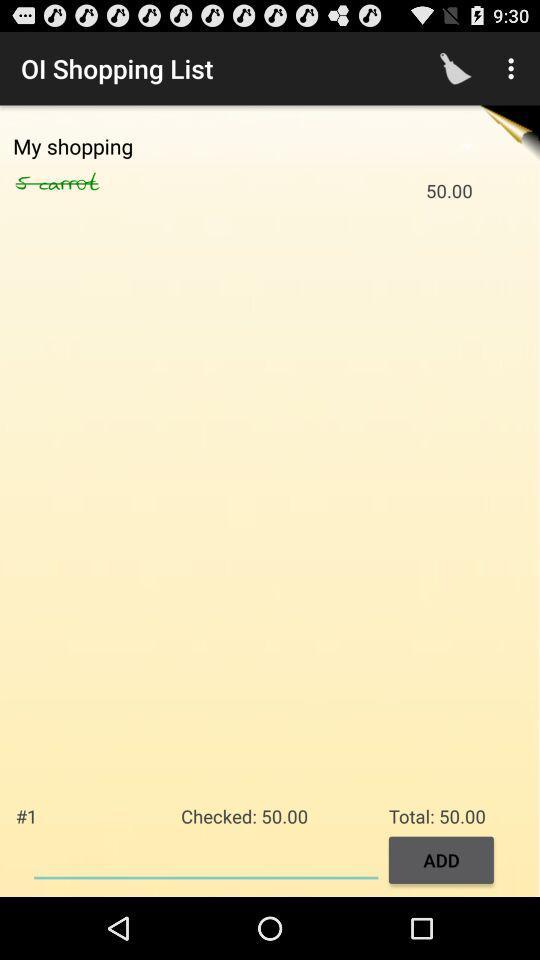 Image resolution: width=540 pixels, height=960 pixels. I want to click on the item below #1 app, so click(205, 857).